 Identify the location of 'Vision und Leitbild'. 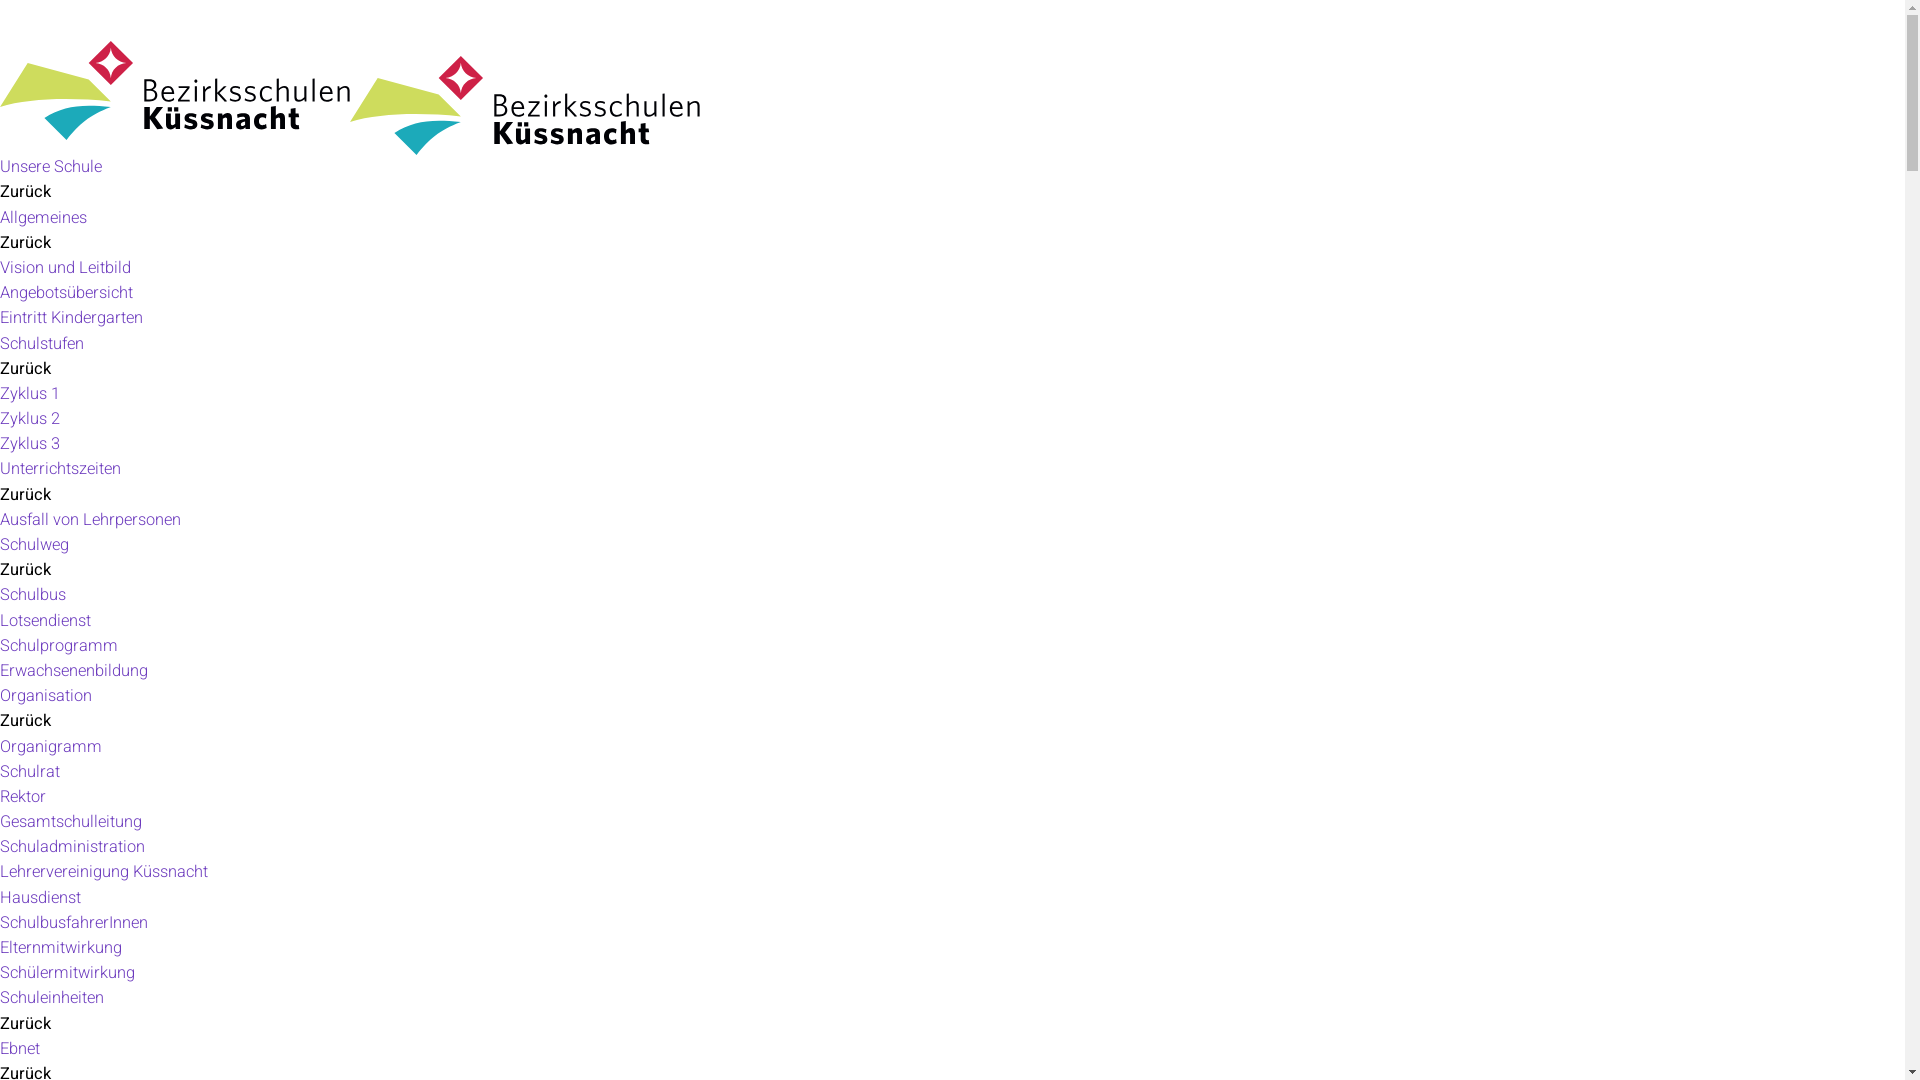
(65, 266).